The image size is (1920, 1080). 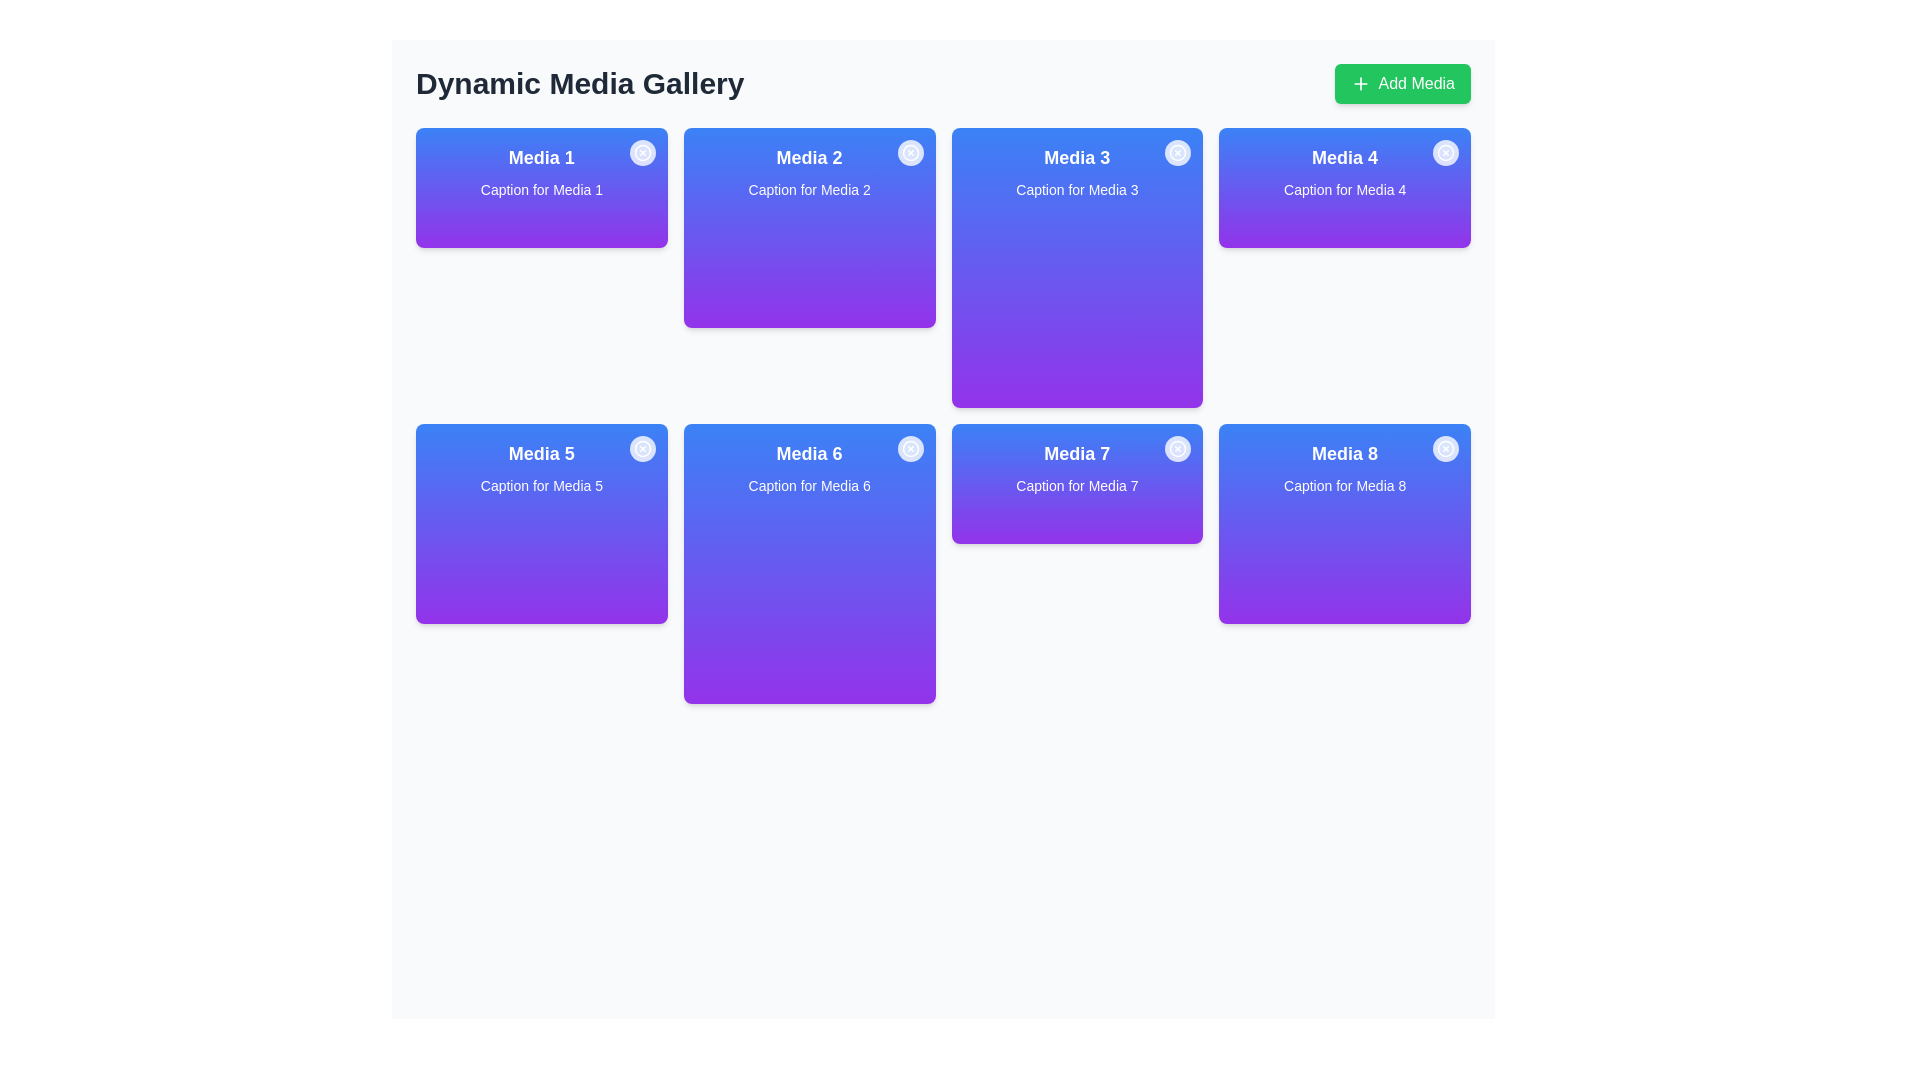 I want to click on text displayed on the 'Media 5' label, which is presented in a bold, large white font on a blue to purple gradient background, located at the center-top area of its card layout, so click(x=541, y=454).